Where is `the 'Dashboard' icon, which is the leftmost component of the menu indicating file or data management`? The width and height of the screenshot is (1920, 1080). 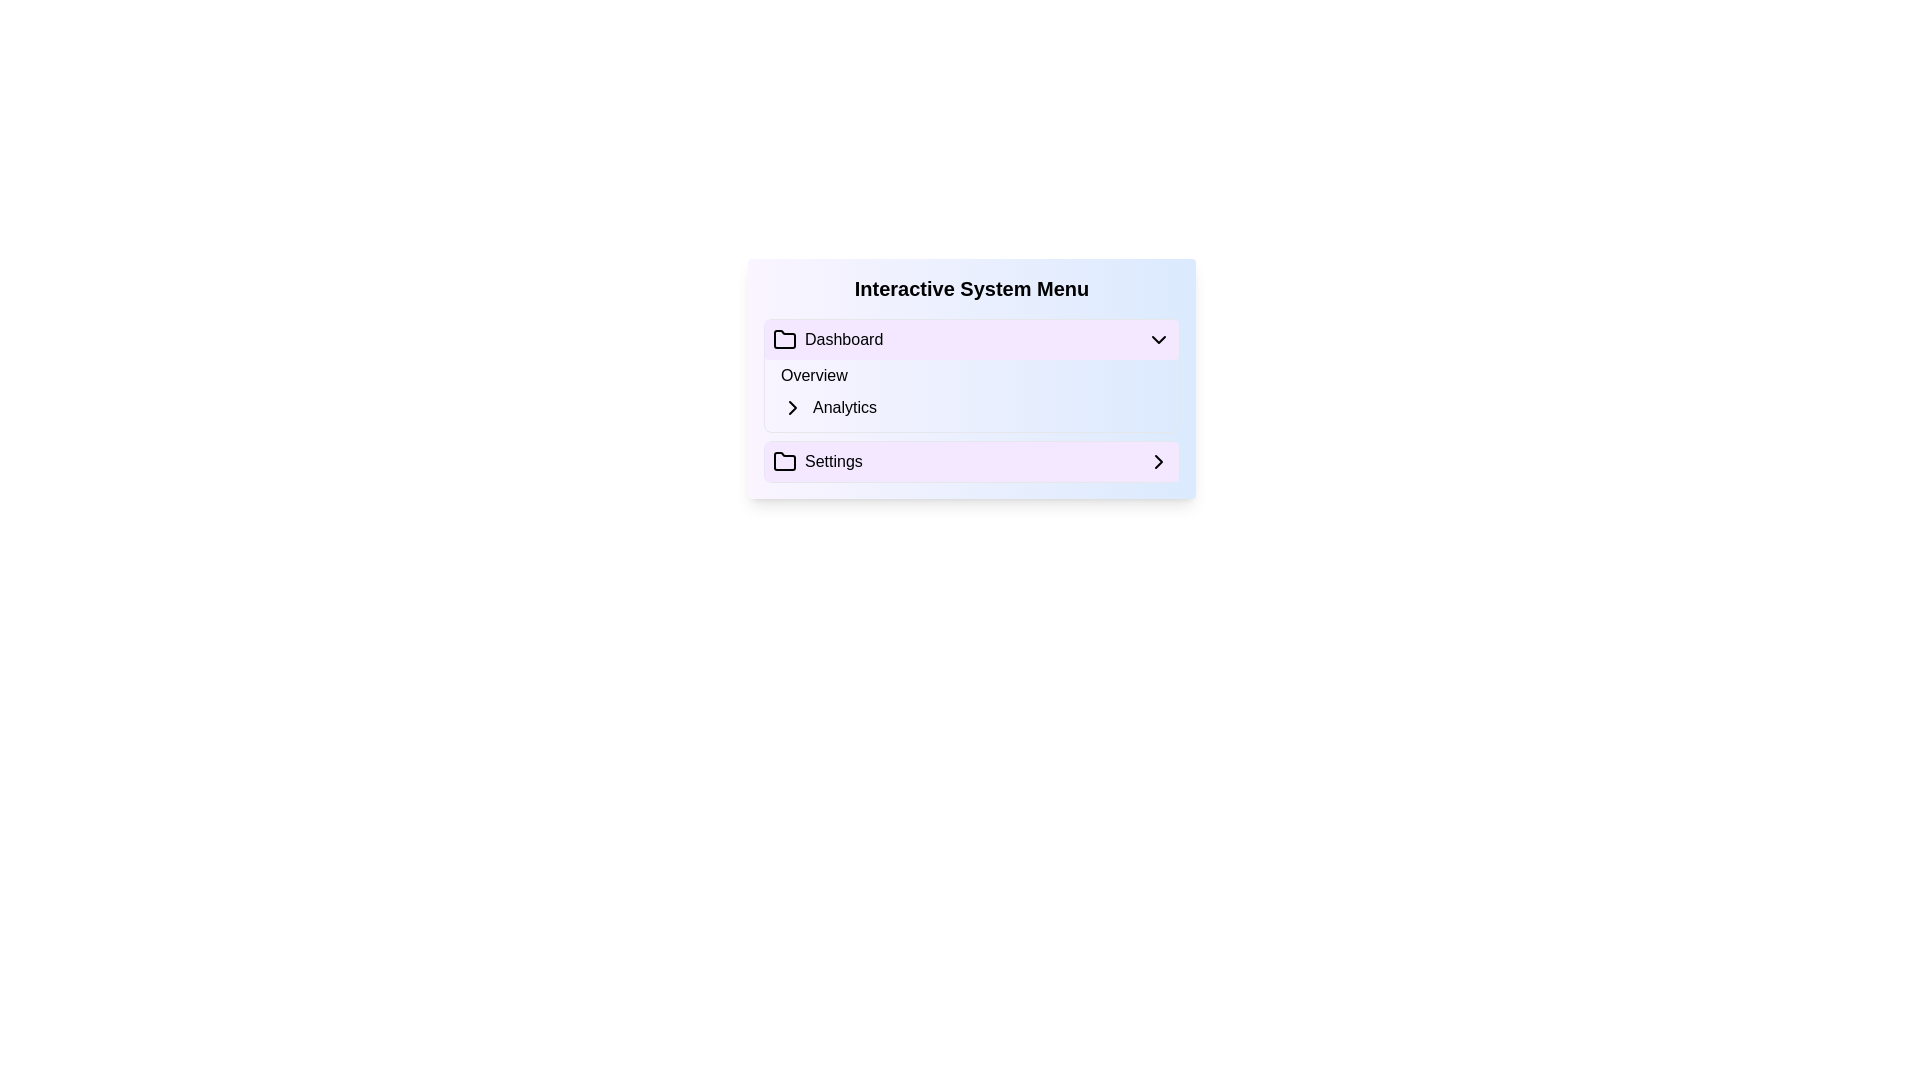 the 'Dashboard' icon, which is the leftmost component of the menu indicating file or data management is located at coordinates (784, 338).